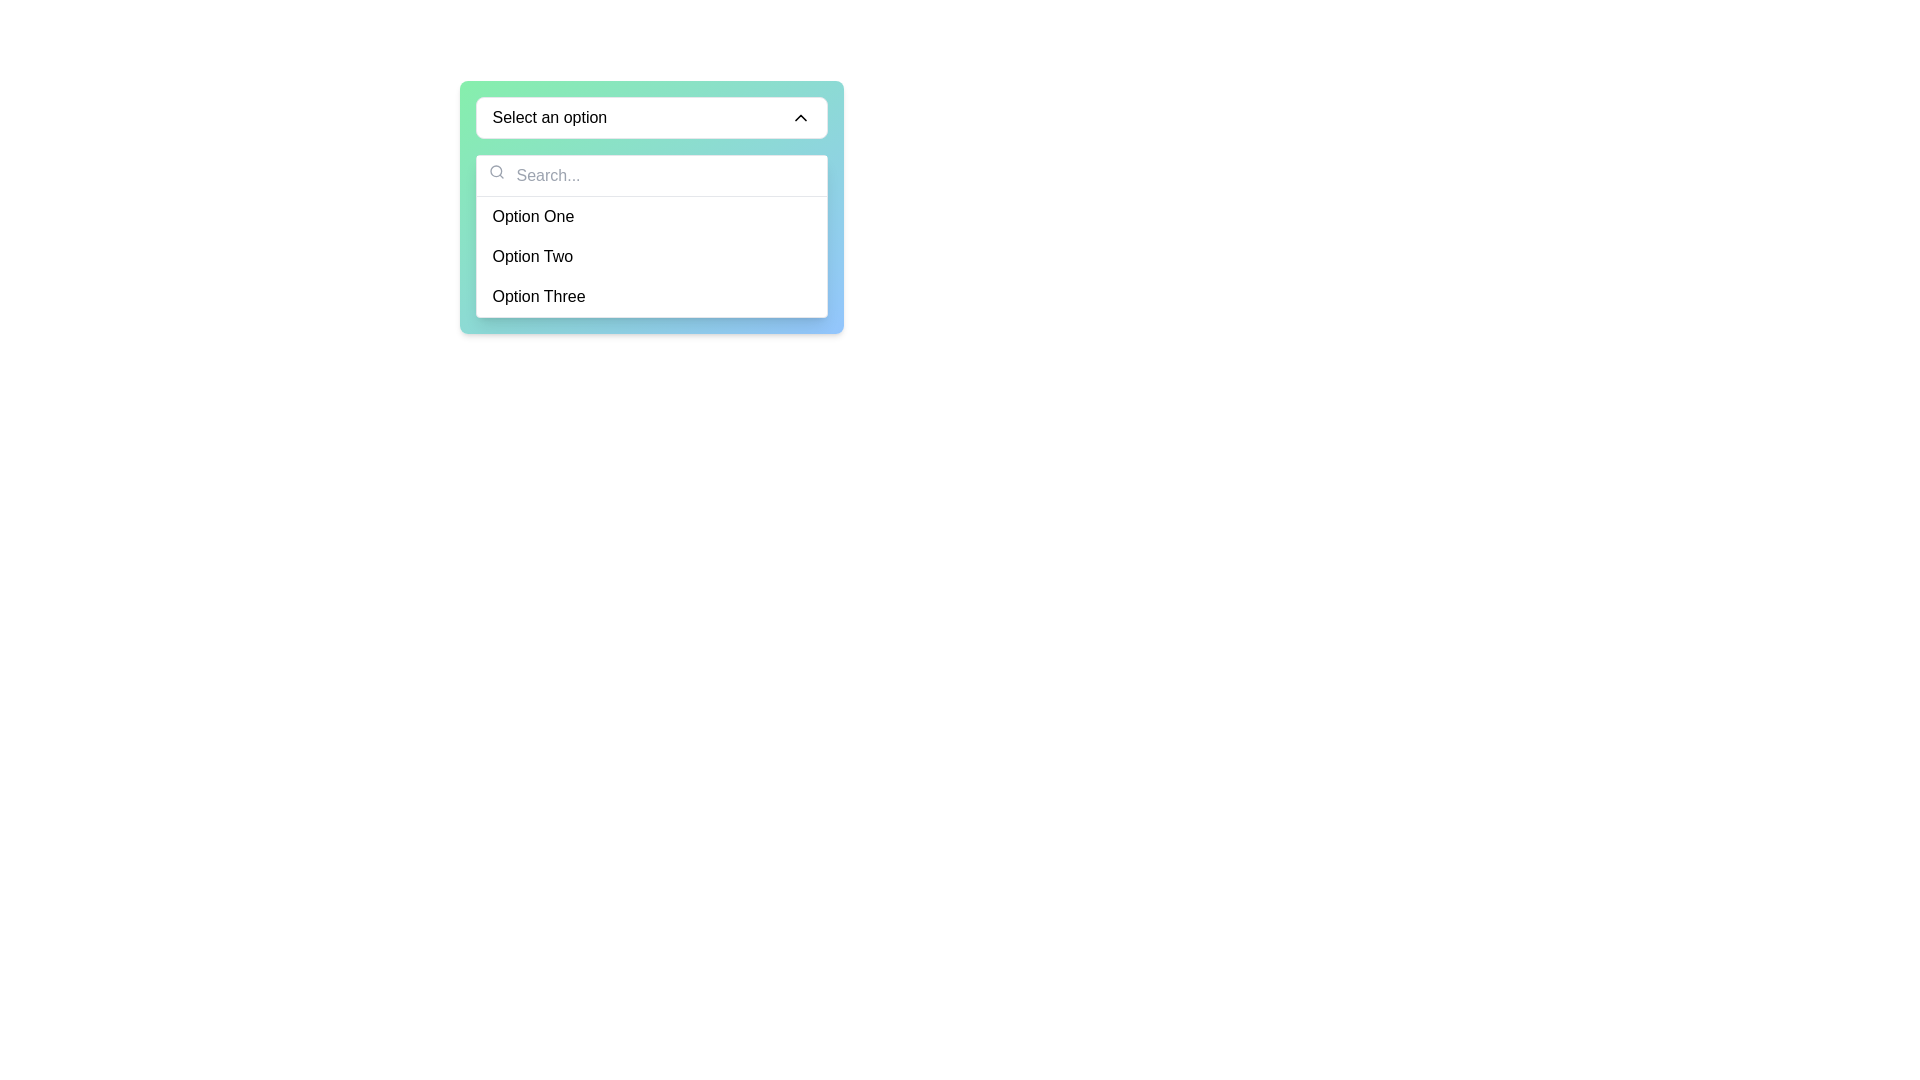 The width and height of the screenshot is (1920, 1080). I want to click on the text label 'Option Three' within the dropdown menu, so click(539, 297).